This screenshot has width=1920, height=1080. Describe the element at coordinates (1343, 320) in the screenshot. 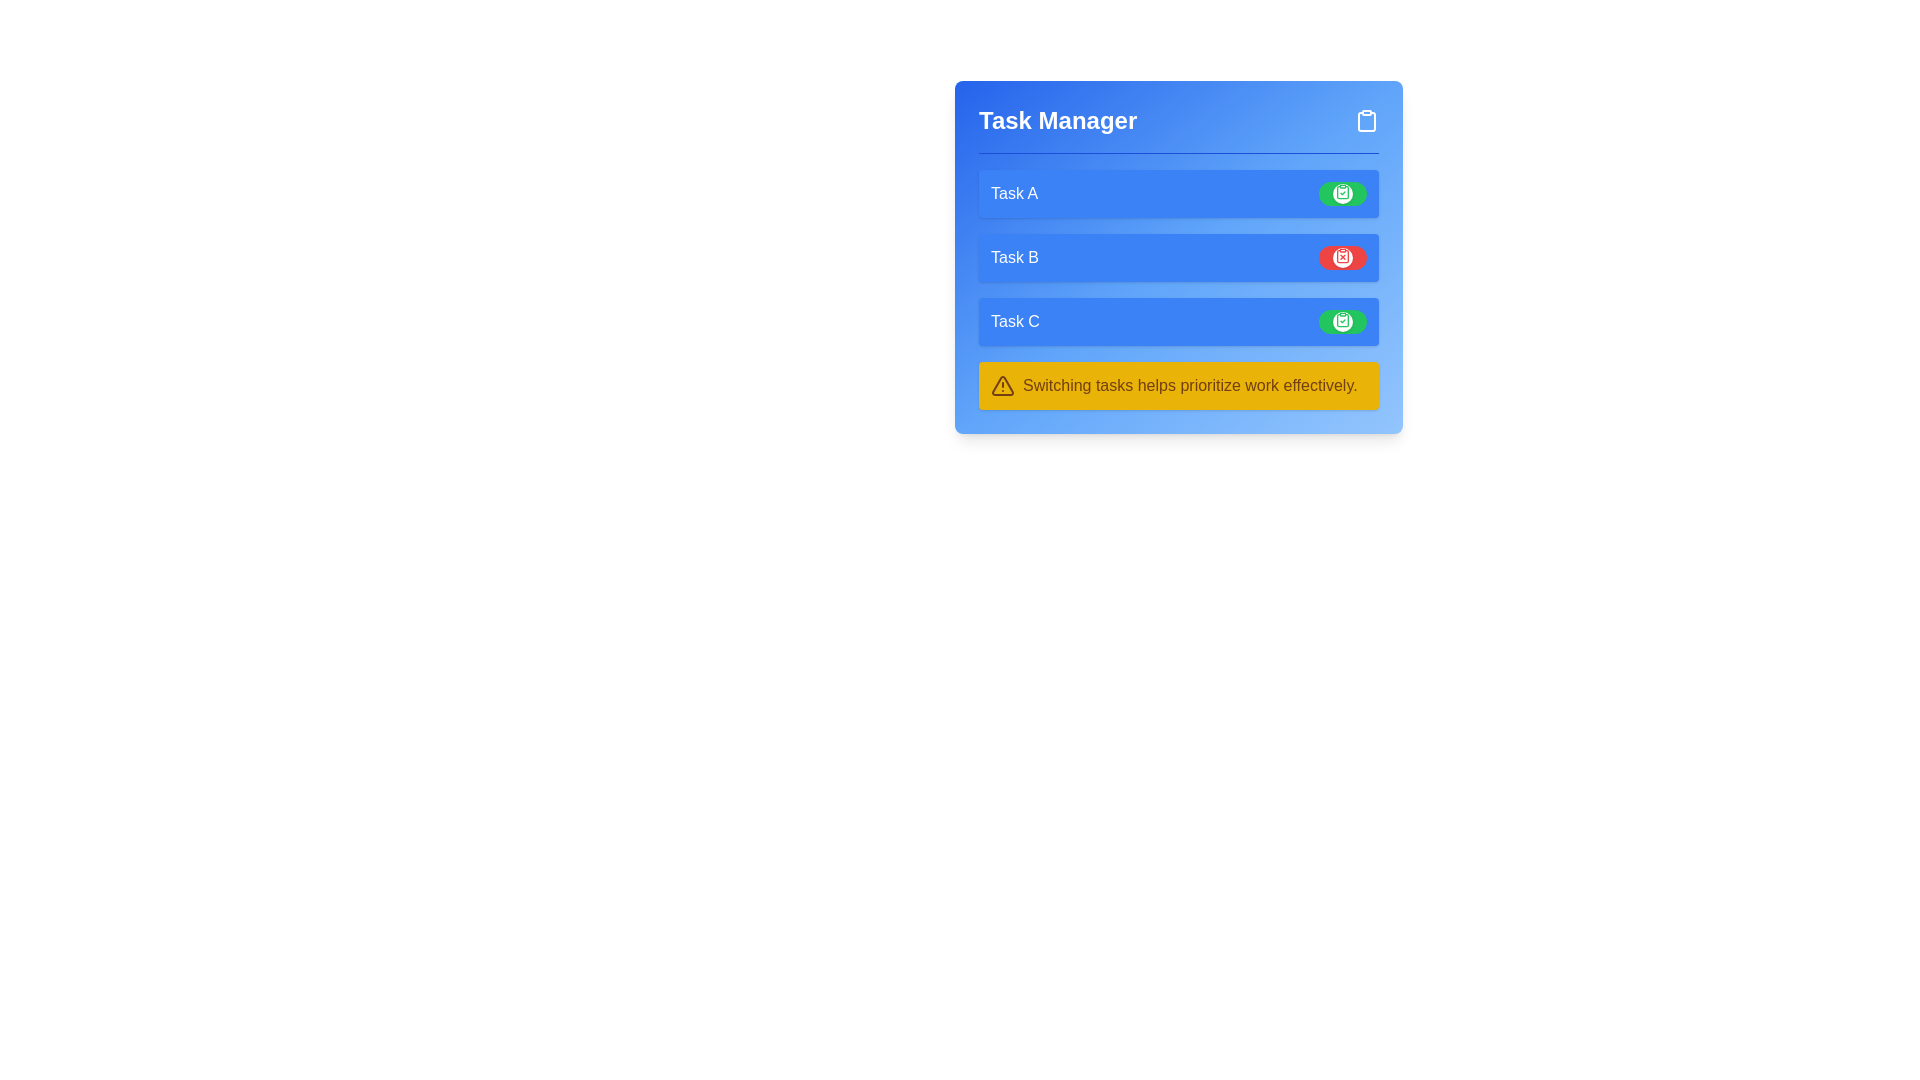

I see `the toggle handle on the third row of the task list associated with 'Task C' to change the switch state` at that location.